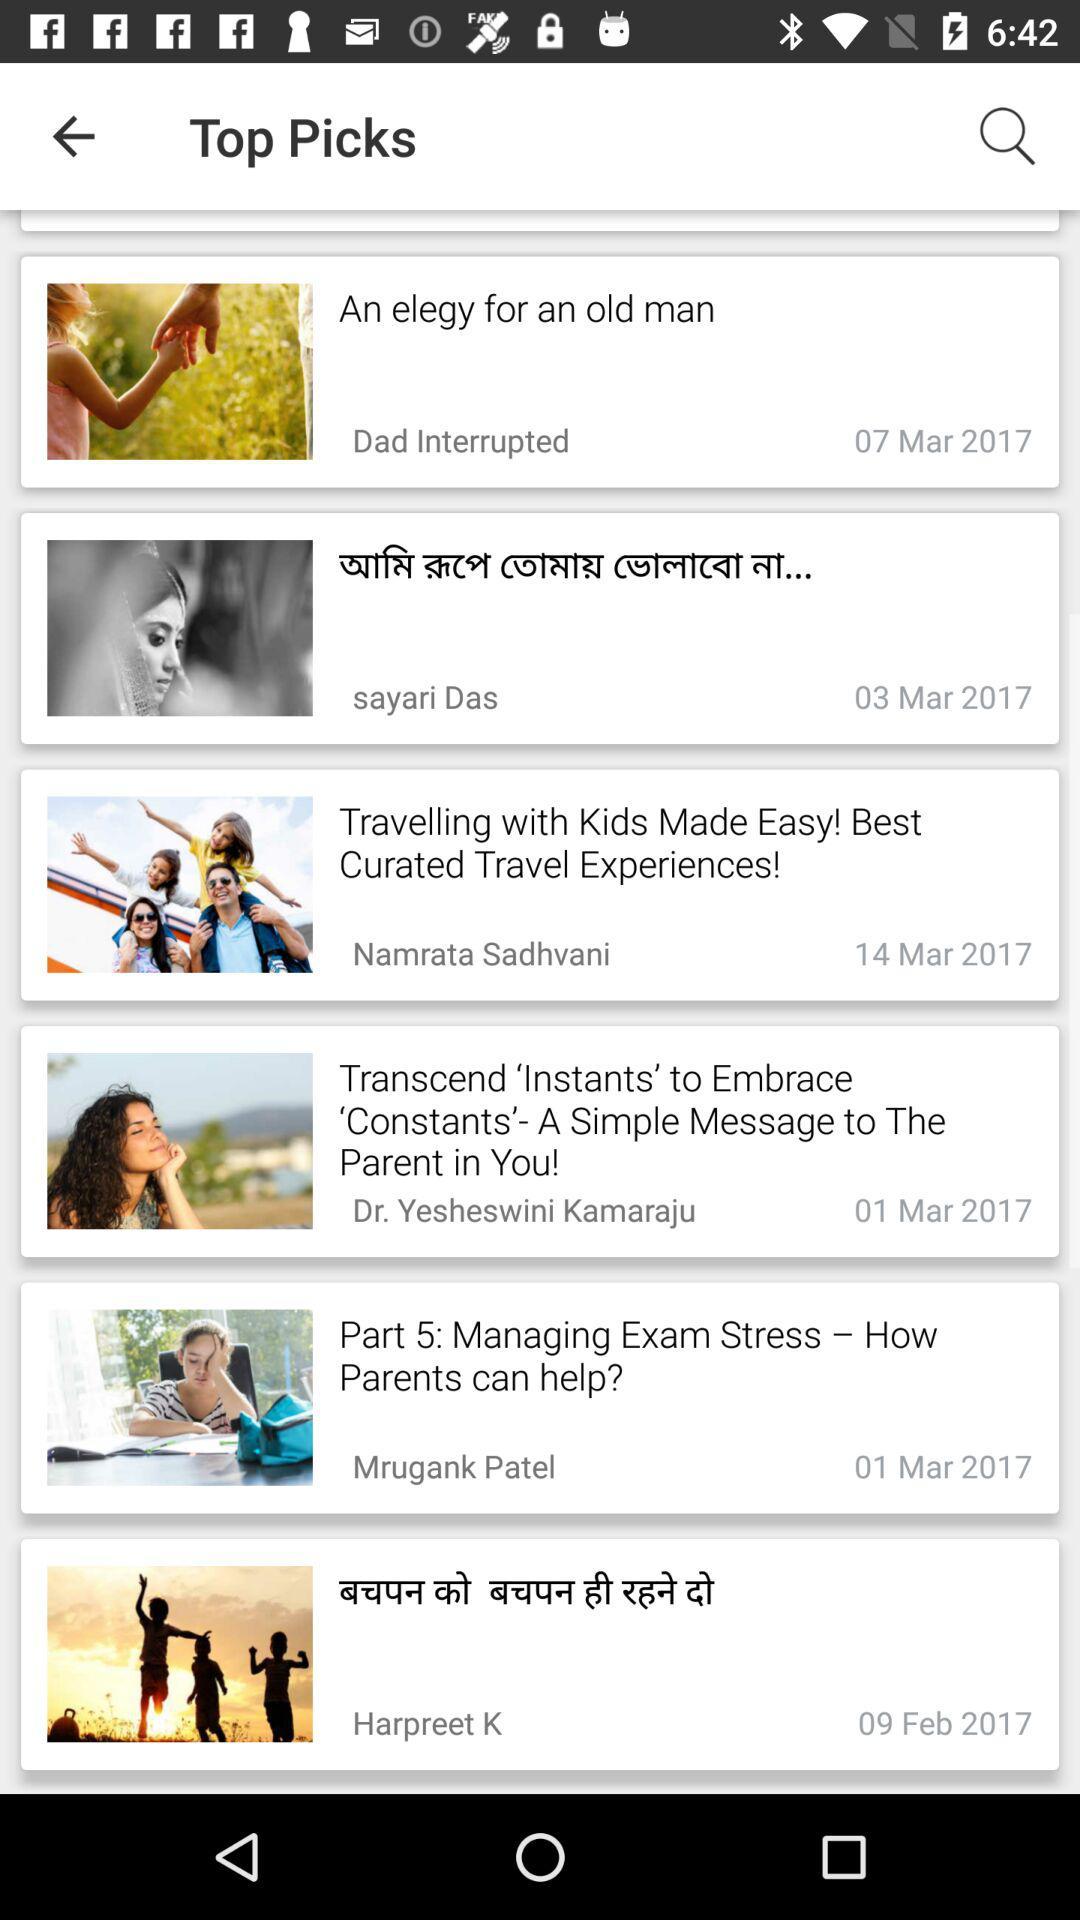 Image resolution: width=1080 pixels, height=1920 pixels. What do you see at coordinates (72, 135) in the screenshot?
I see `item next to the top picks app` at bounding box center [72, 135].